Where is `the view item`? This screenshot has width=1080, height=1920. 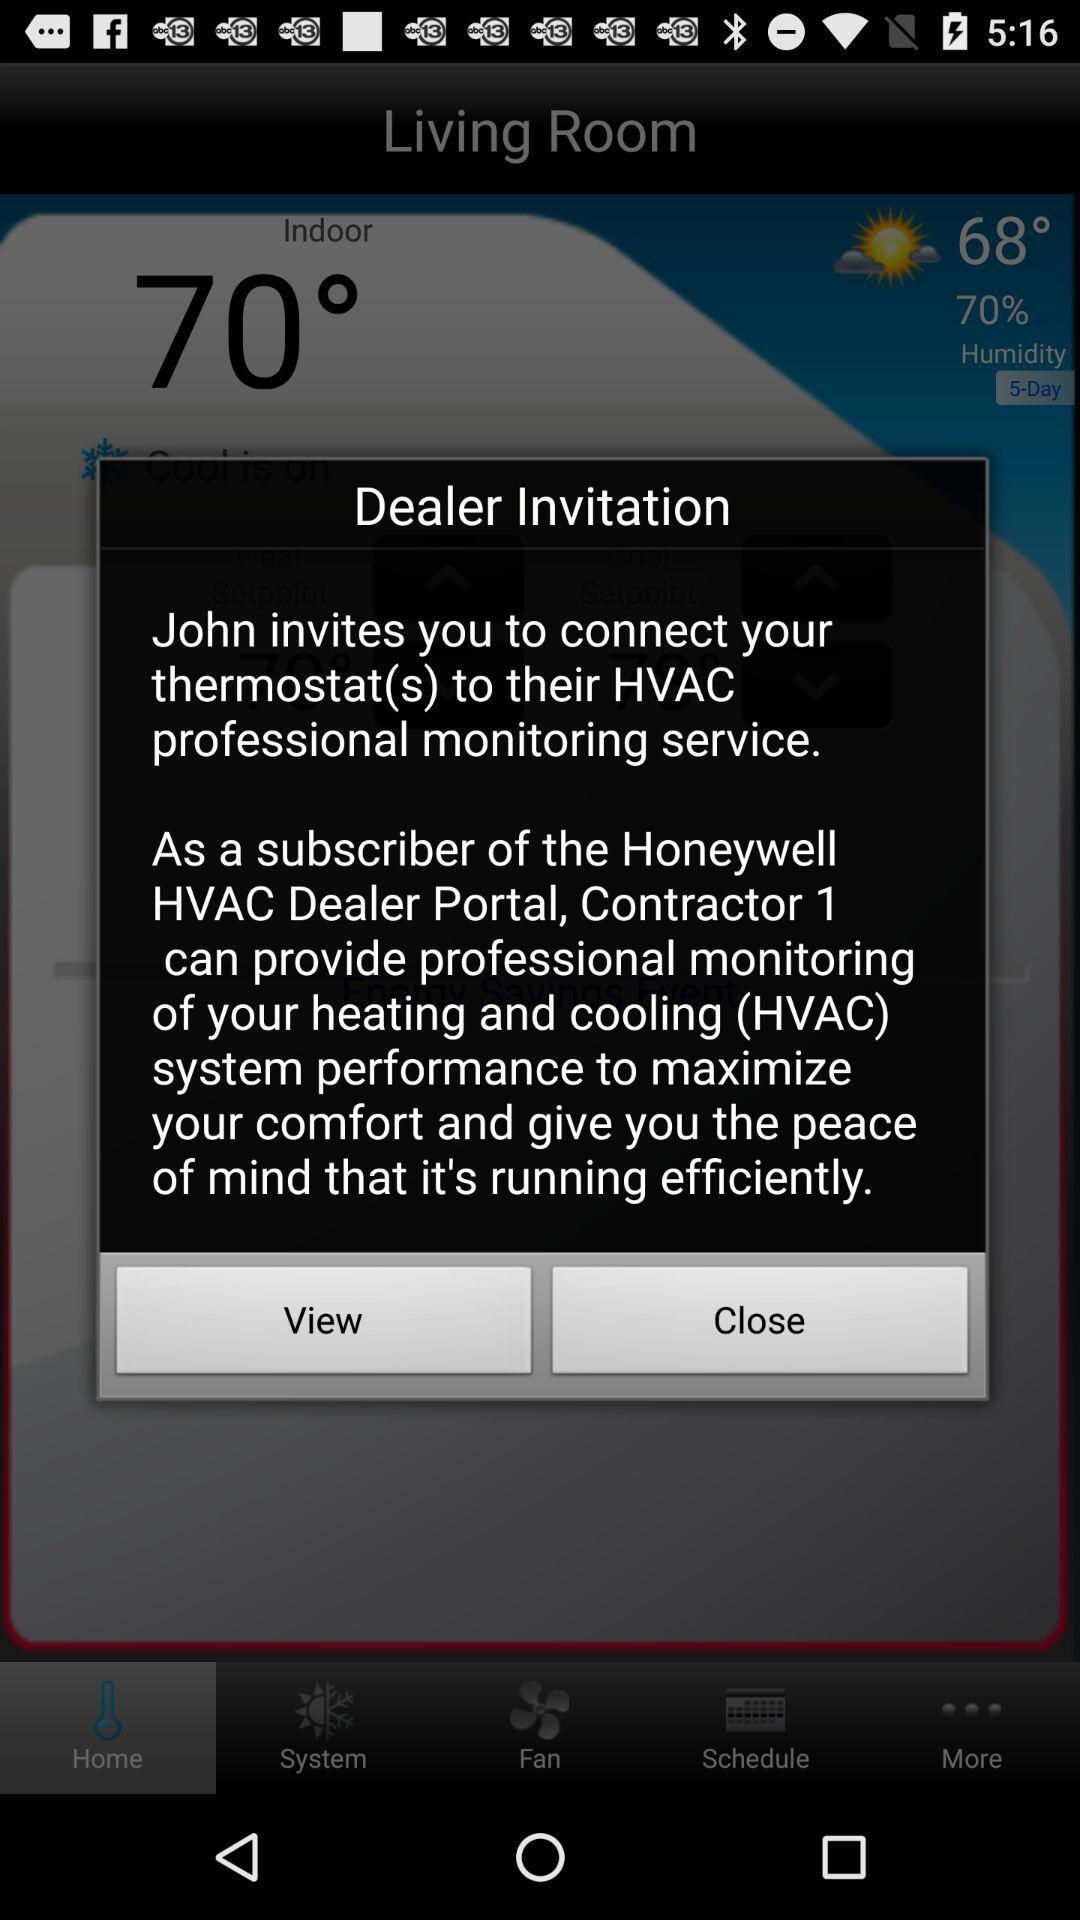 the view item is located at coordinates (323, 1325).